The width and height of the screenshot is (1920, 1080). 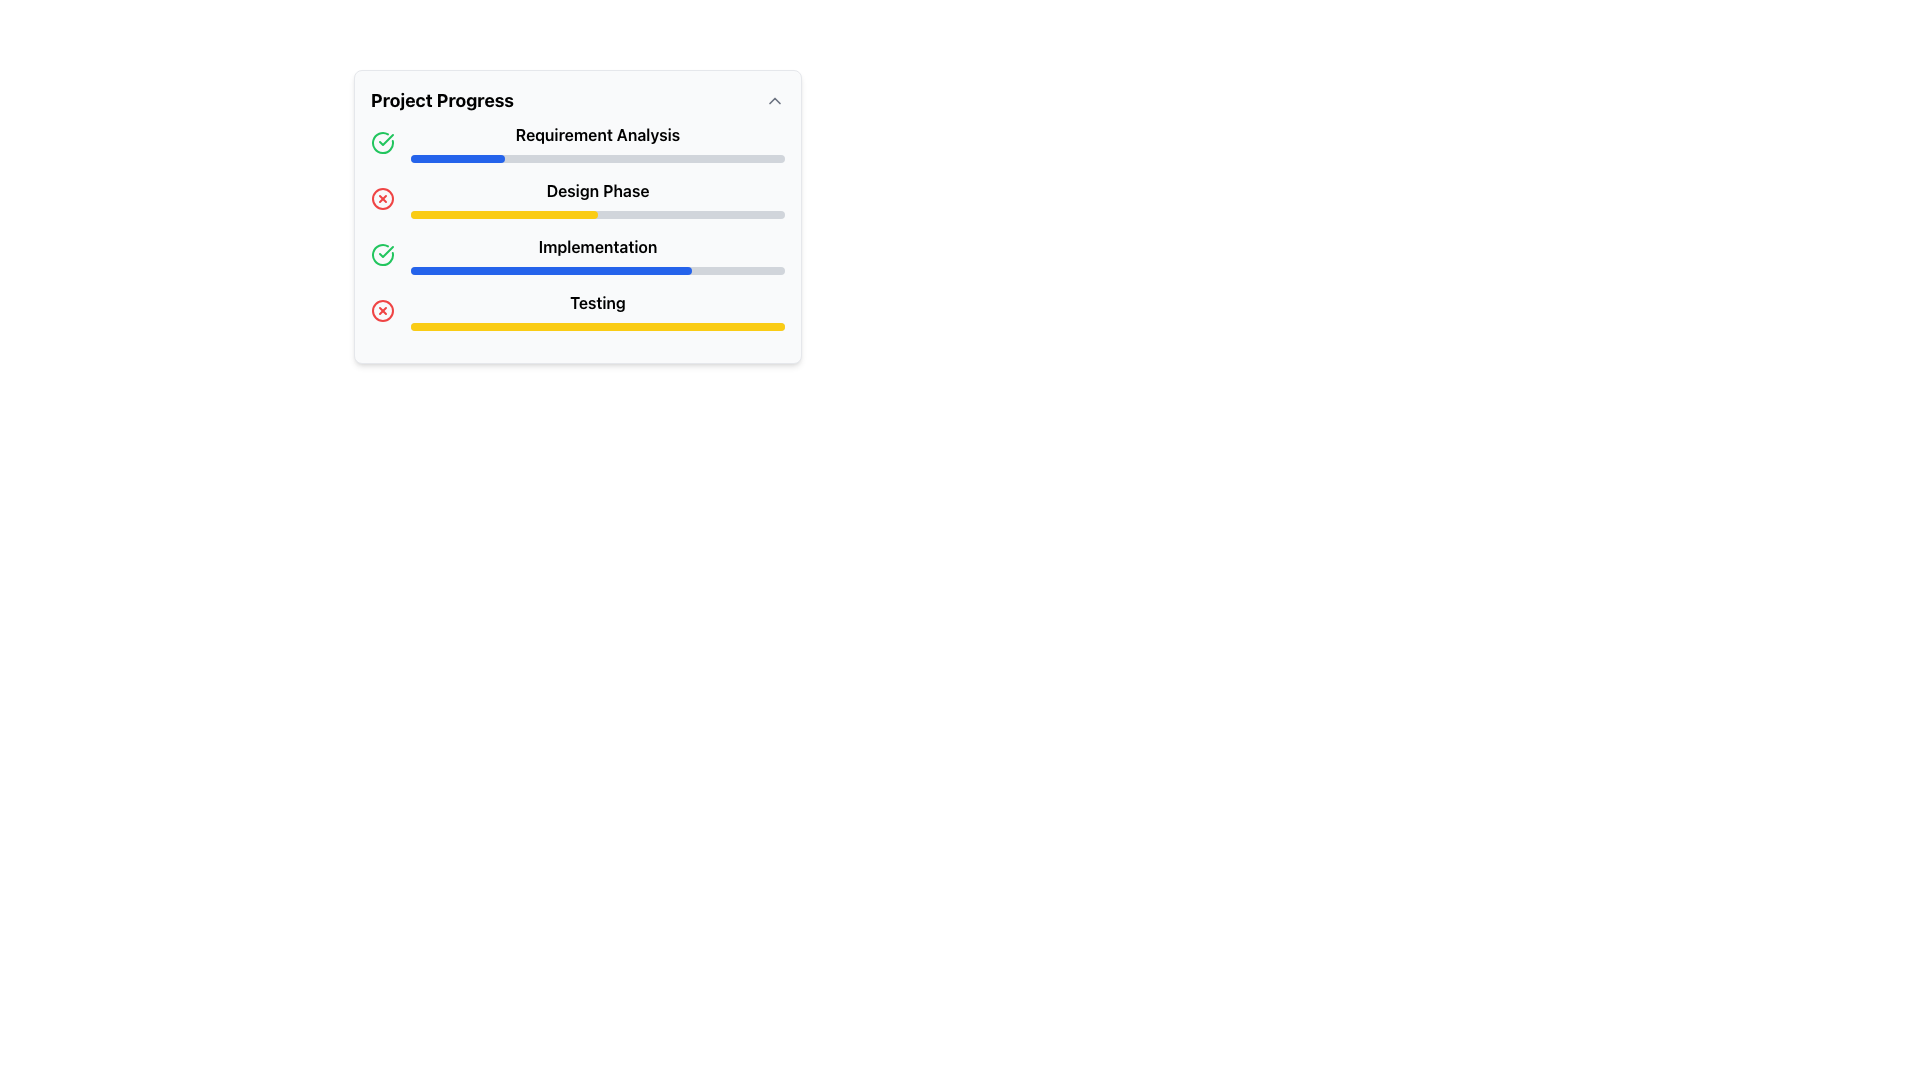 I want to click on the progress value visually on the progress bar located in the third row below the 'Implementation' label, so click(x=597, y=270).